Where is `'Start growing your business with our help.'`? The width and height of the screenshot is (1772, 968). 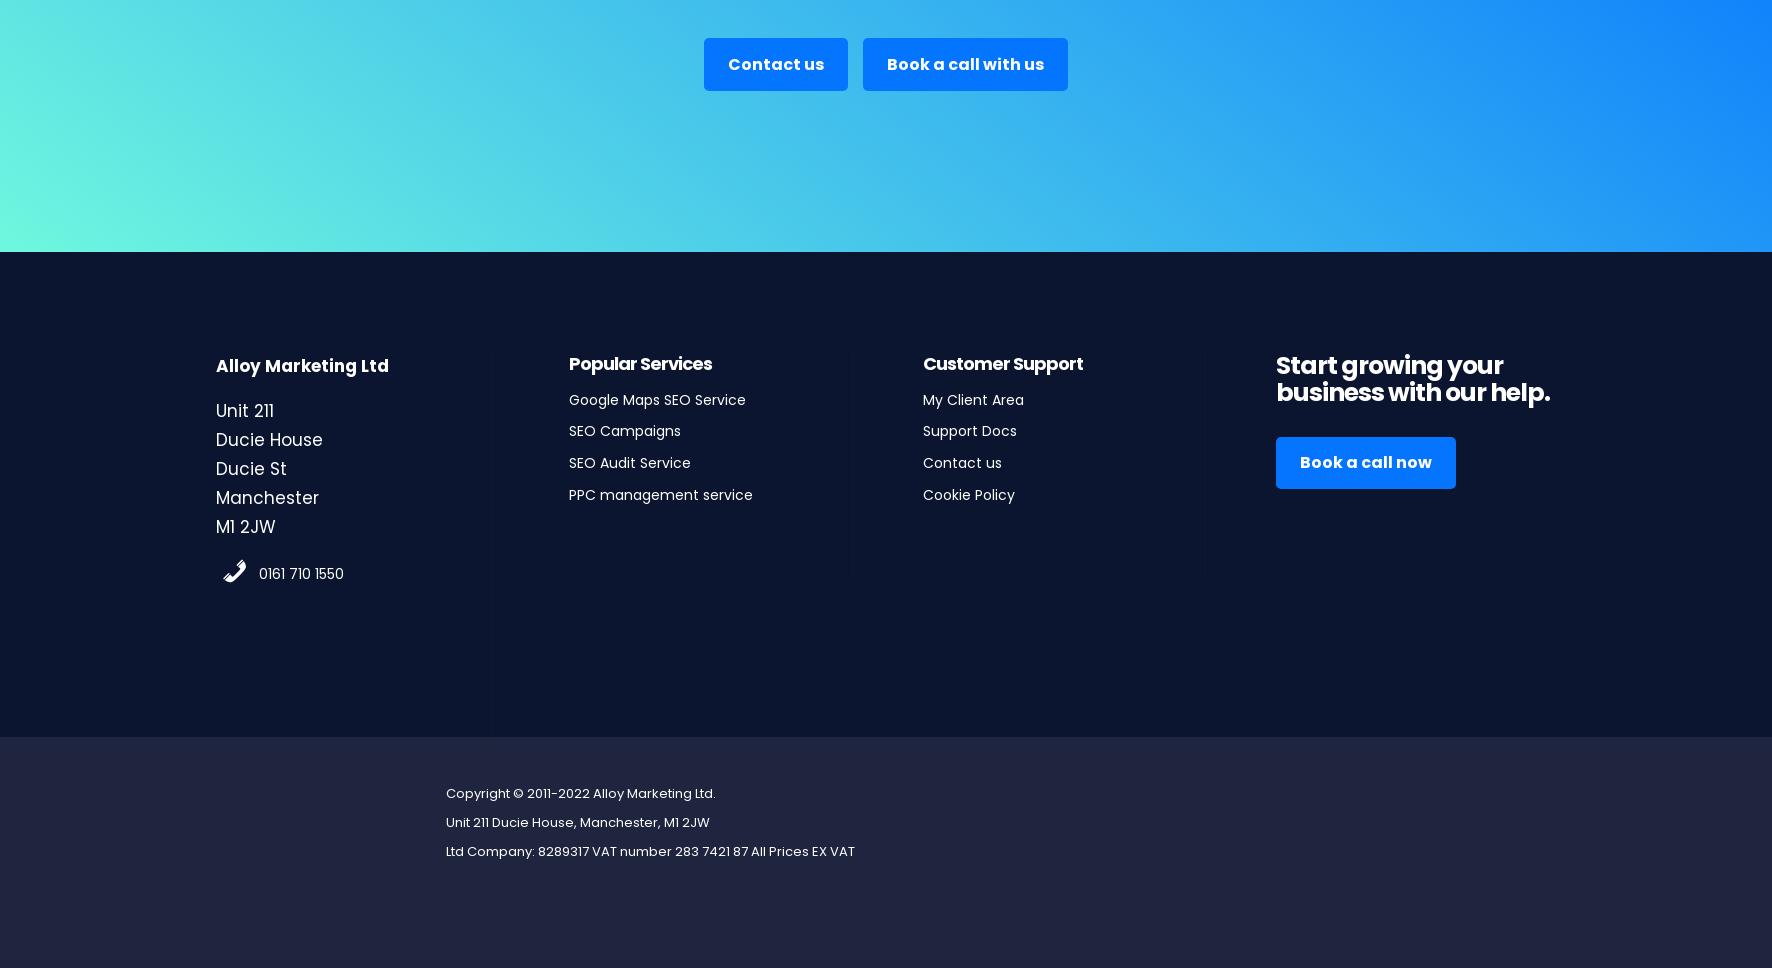
'Start growing your business with our help.' is located at coordinates (1411, 377).